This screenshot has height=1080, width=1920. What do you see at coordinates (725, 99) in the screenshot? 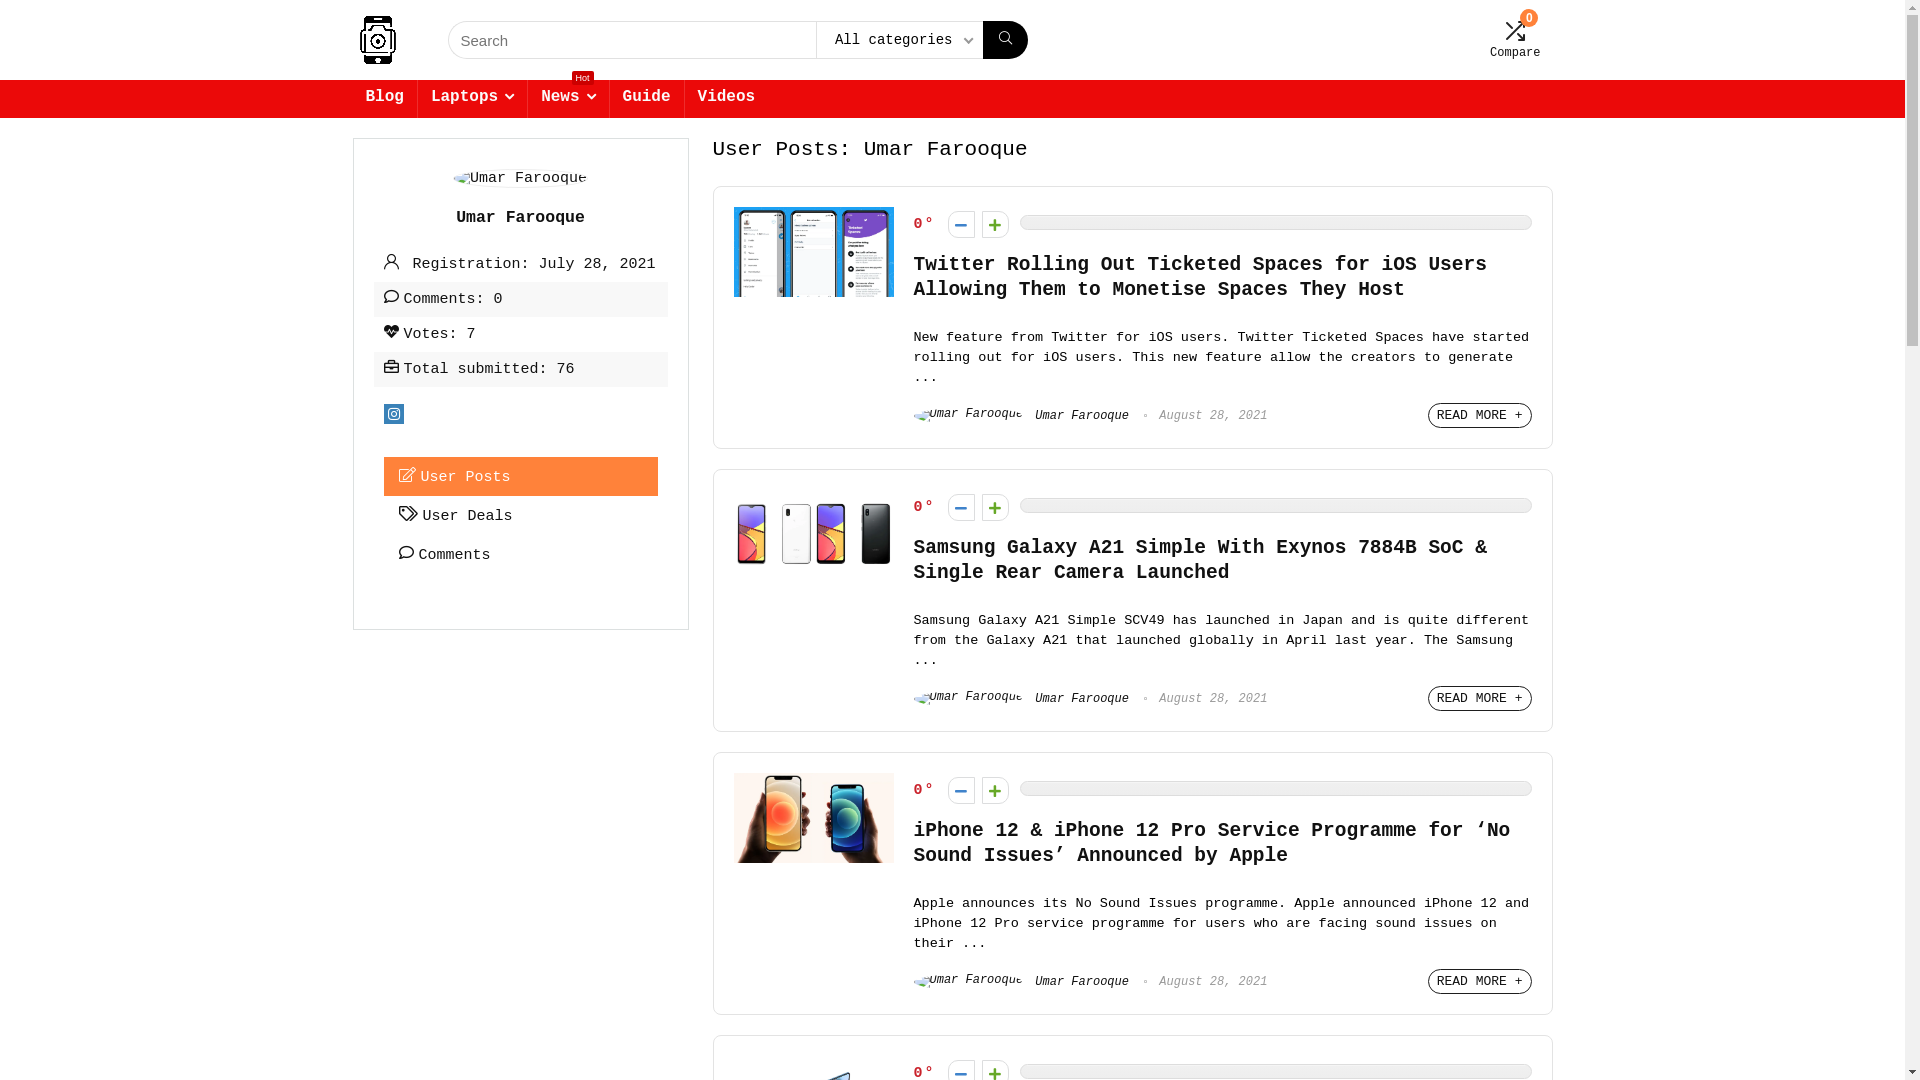
I see `'Videos'` at bounding box center [725, 99].